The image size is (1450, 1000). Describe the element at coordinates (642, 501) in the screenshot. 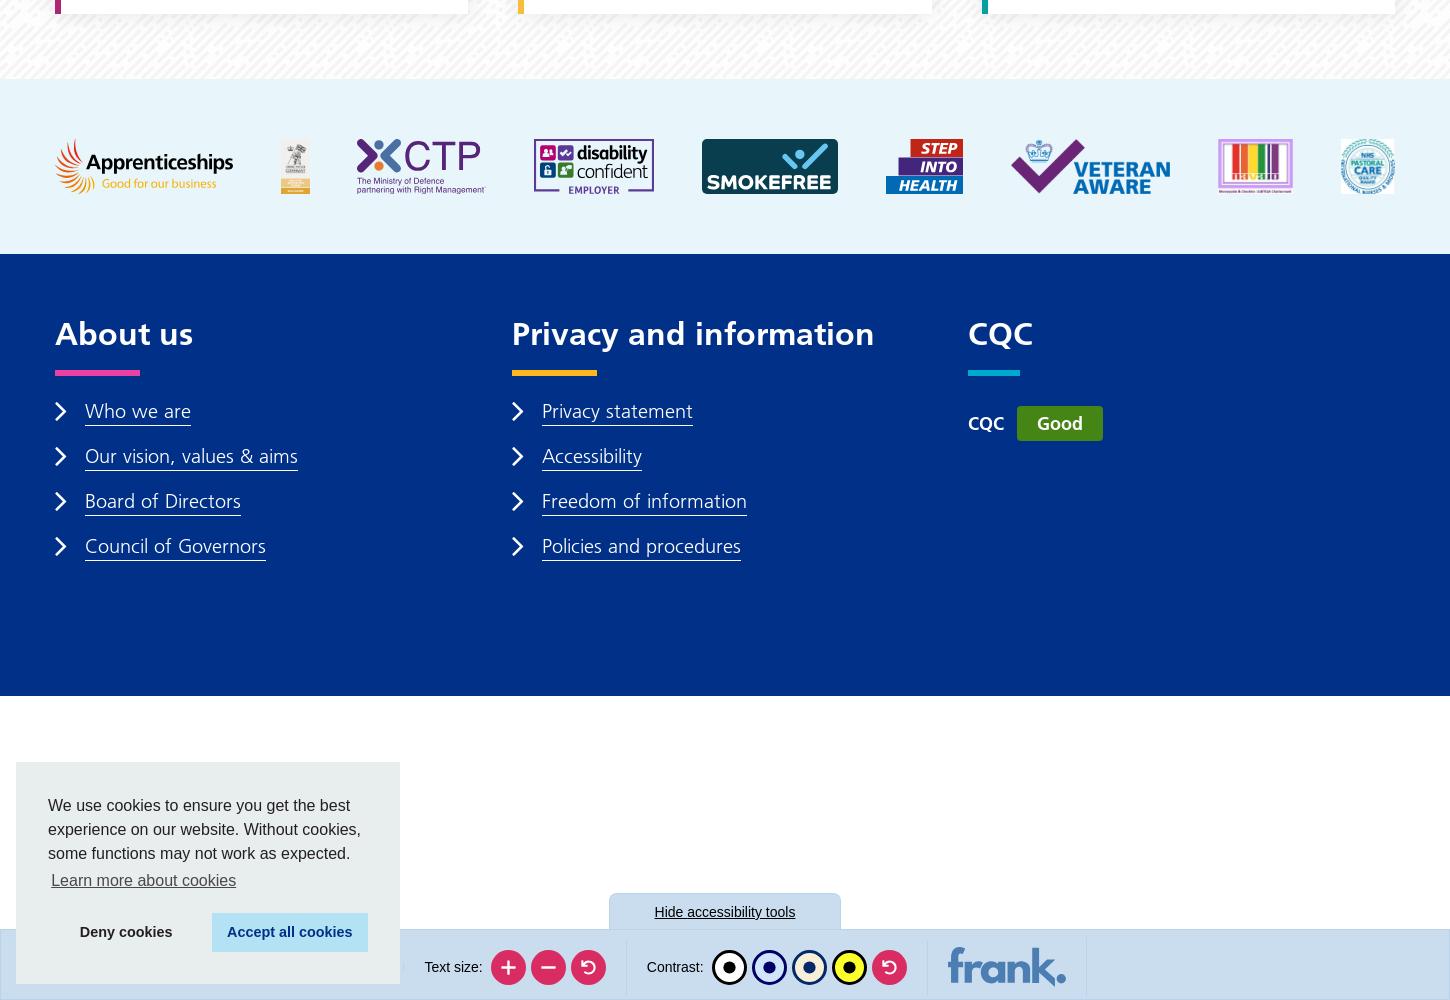

I see `'Freedom of information'` at that location.